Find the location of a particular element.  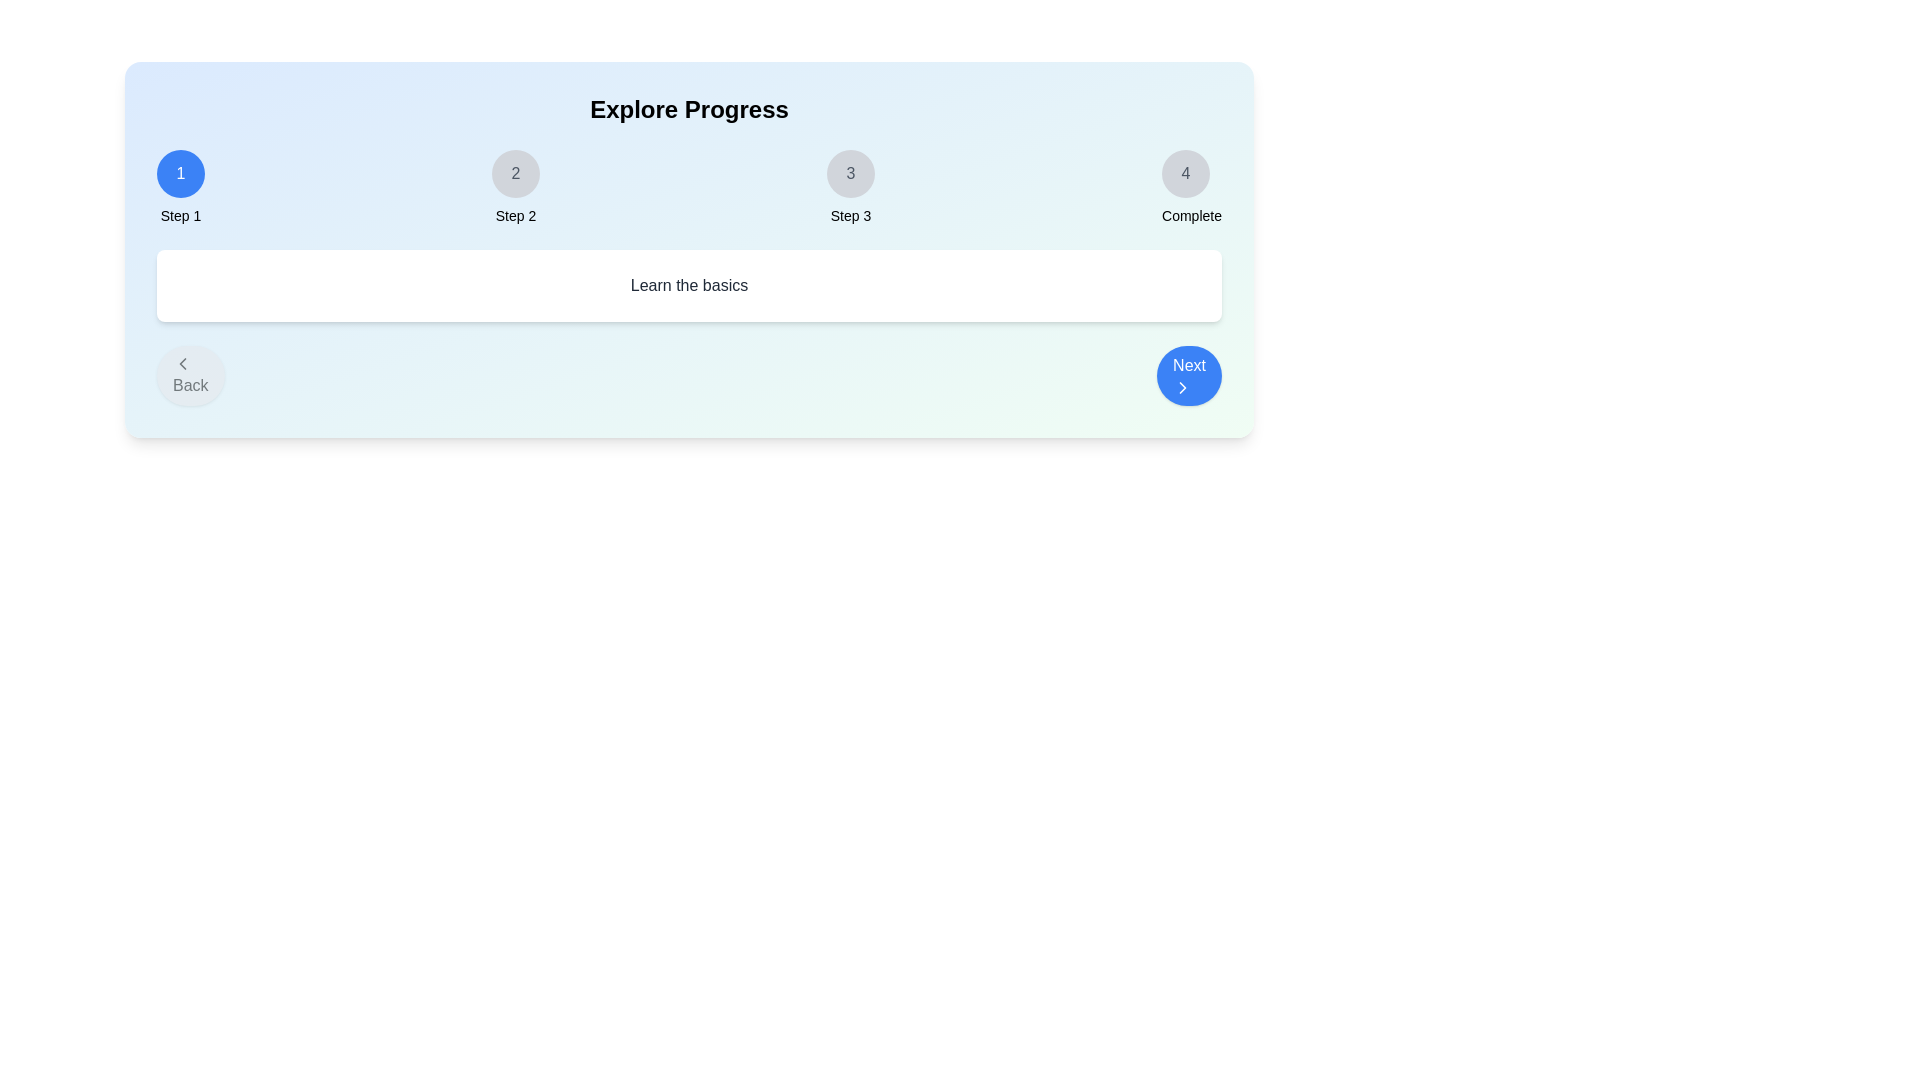

the 'Next' button to navigate to the next step is located at coordinates (1189, 375).